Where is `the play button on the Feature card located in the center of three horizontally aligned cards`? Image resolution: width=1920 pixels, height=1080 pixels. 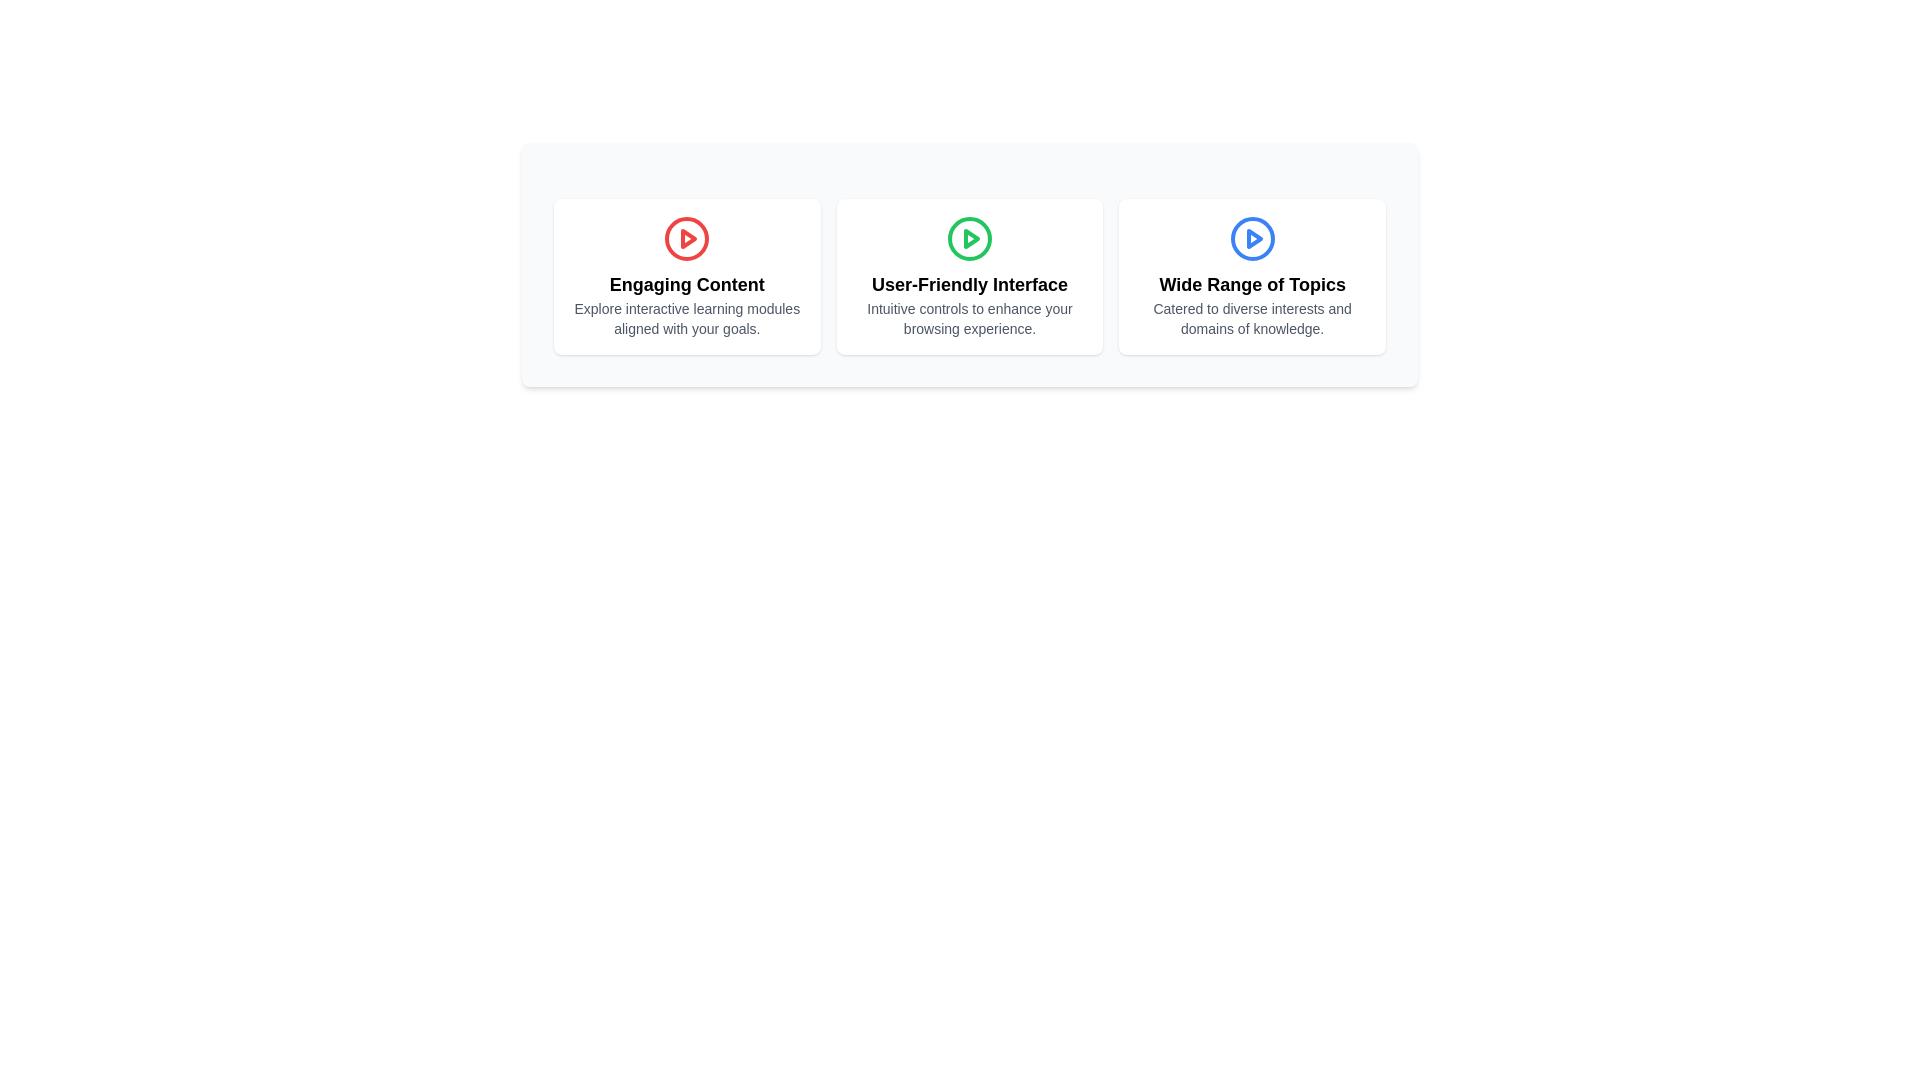
the play button on the Feature card located in the center of three horizontally aligned cards is located at coordinates (969, 277).